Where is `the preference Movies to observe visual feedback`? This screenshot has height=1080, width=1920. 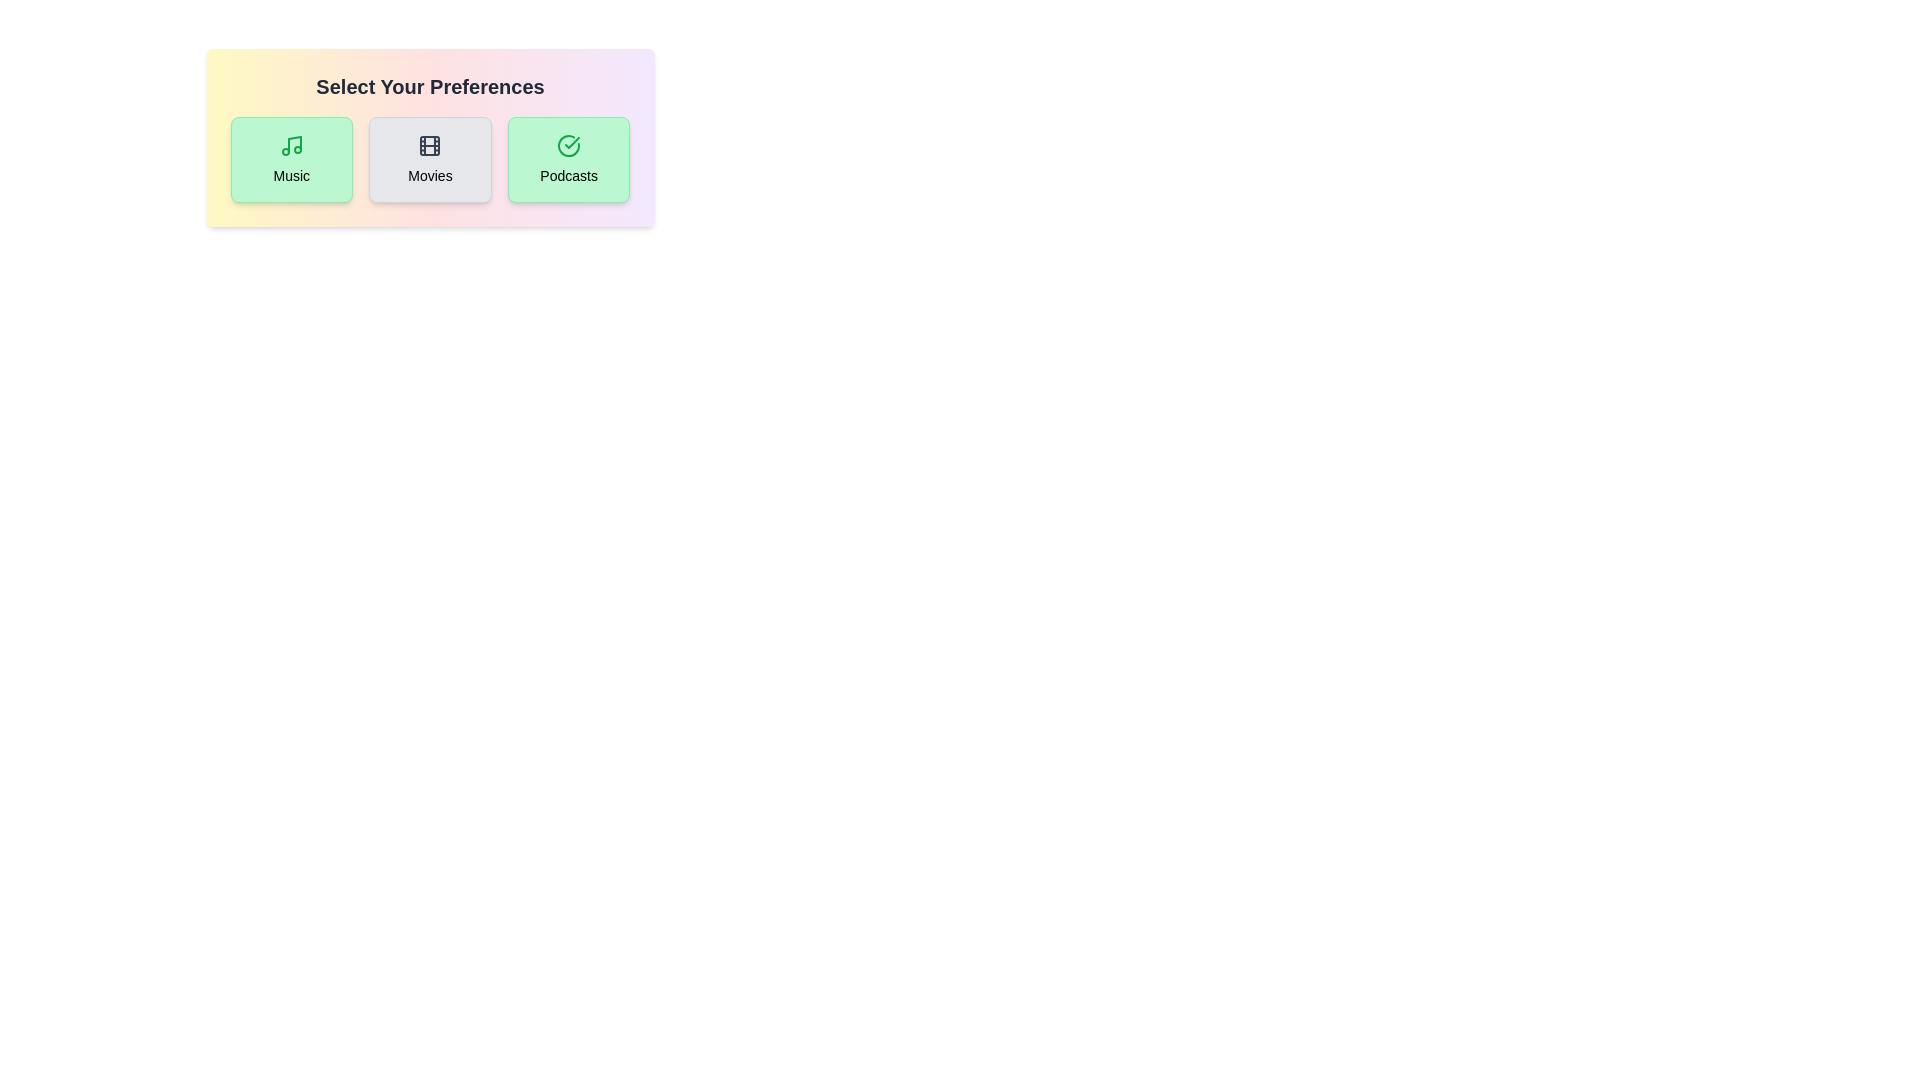
the preference Movies to observe visual feedback is located at coordinates (429, 158).